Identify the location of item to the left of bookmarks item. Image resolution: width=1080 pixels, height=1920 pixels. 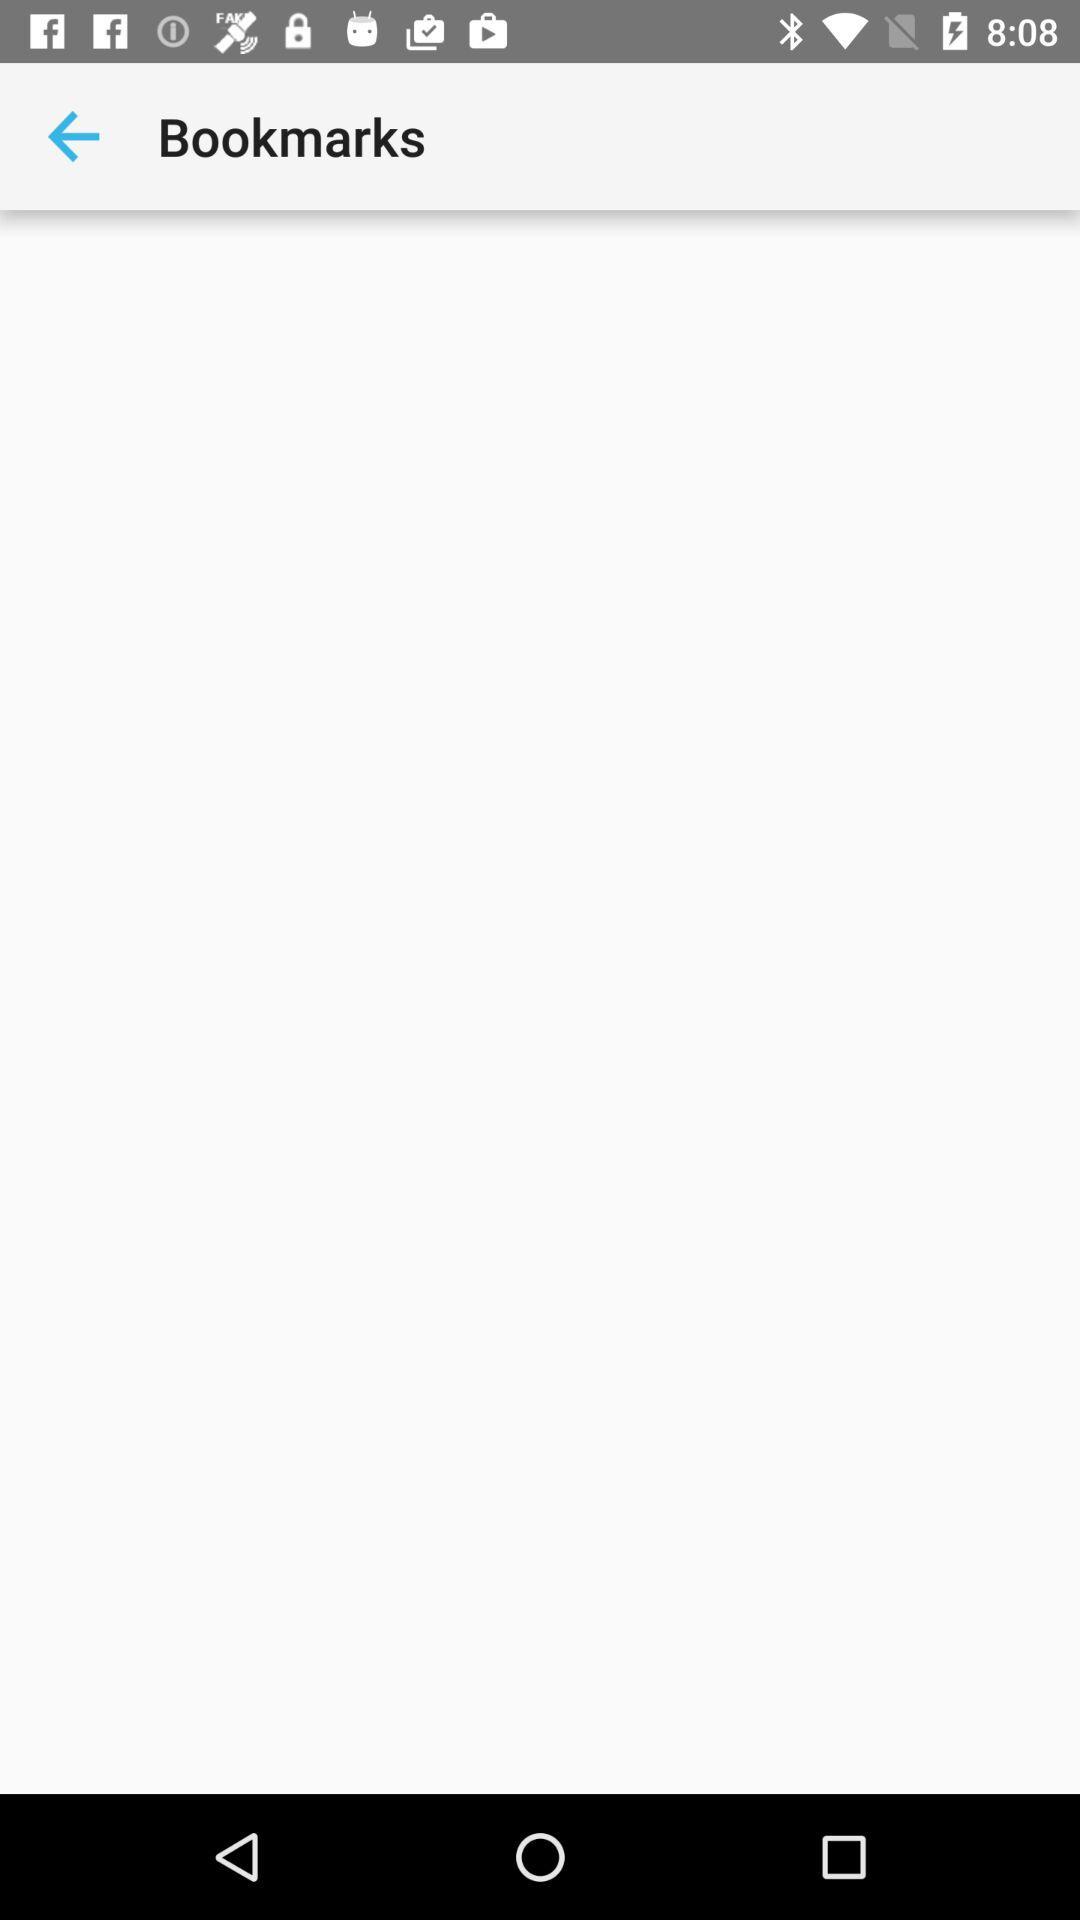
(72, 135).